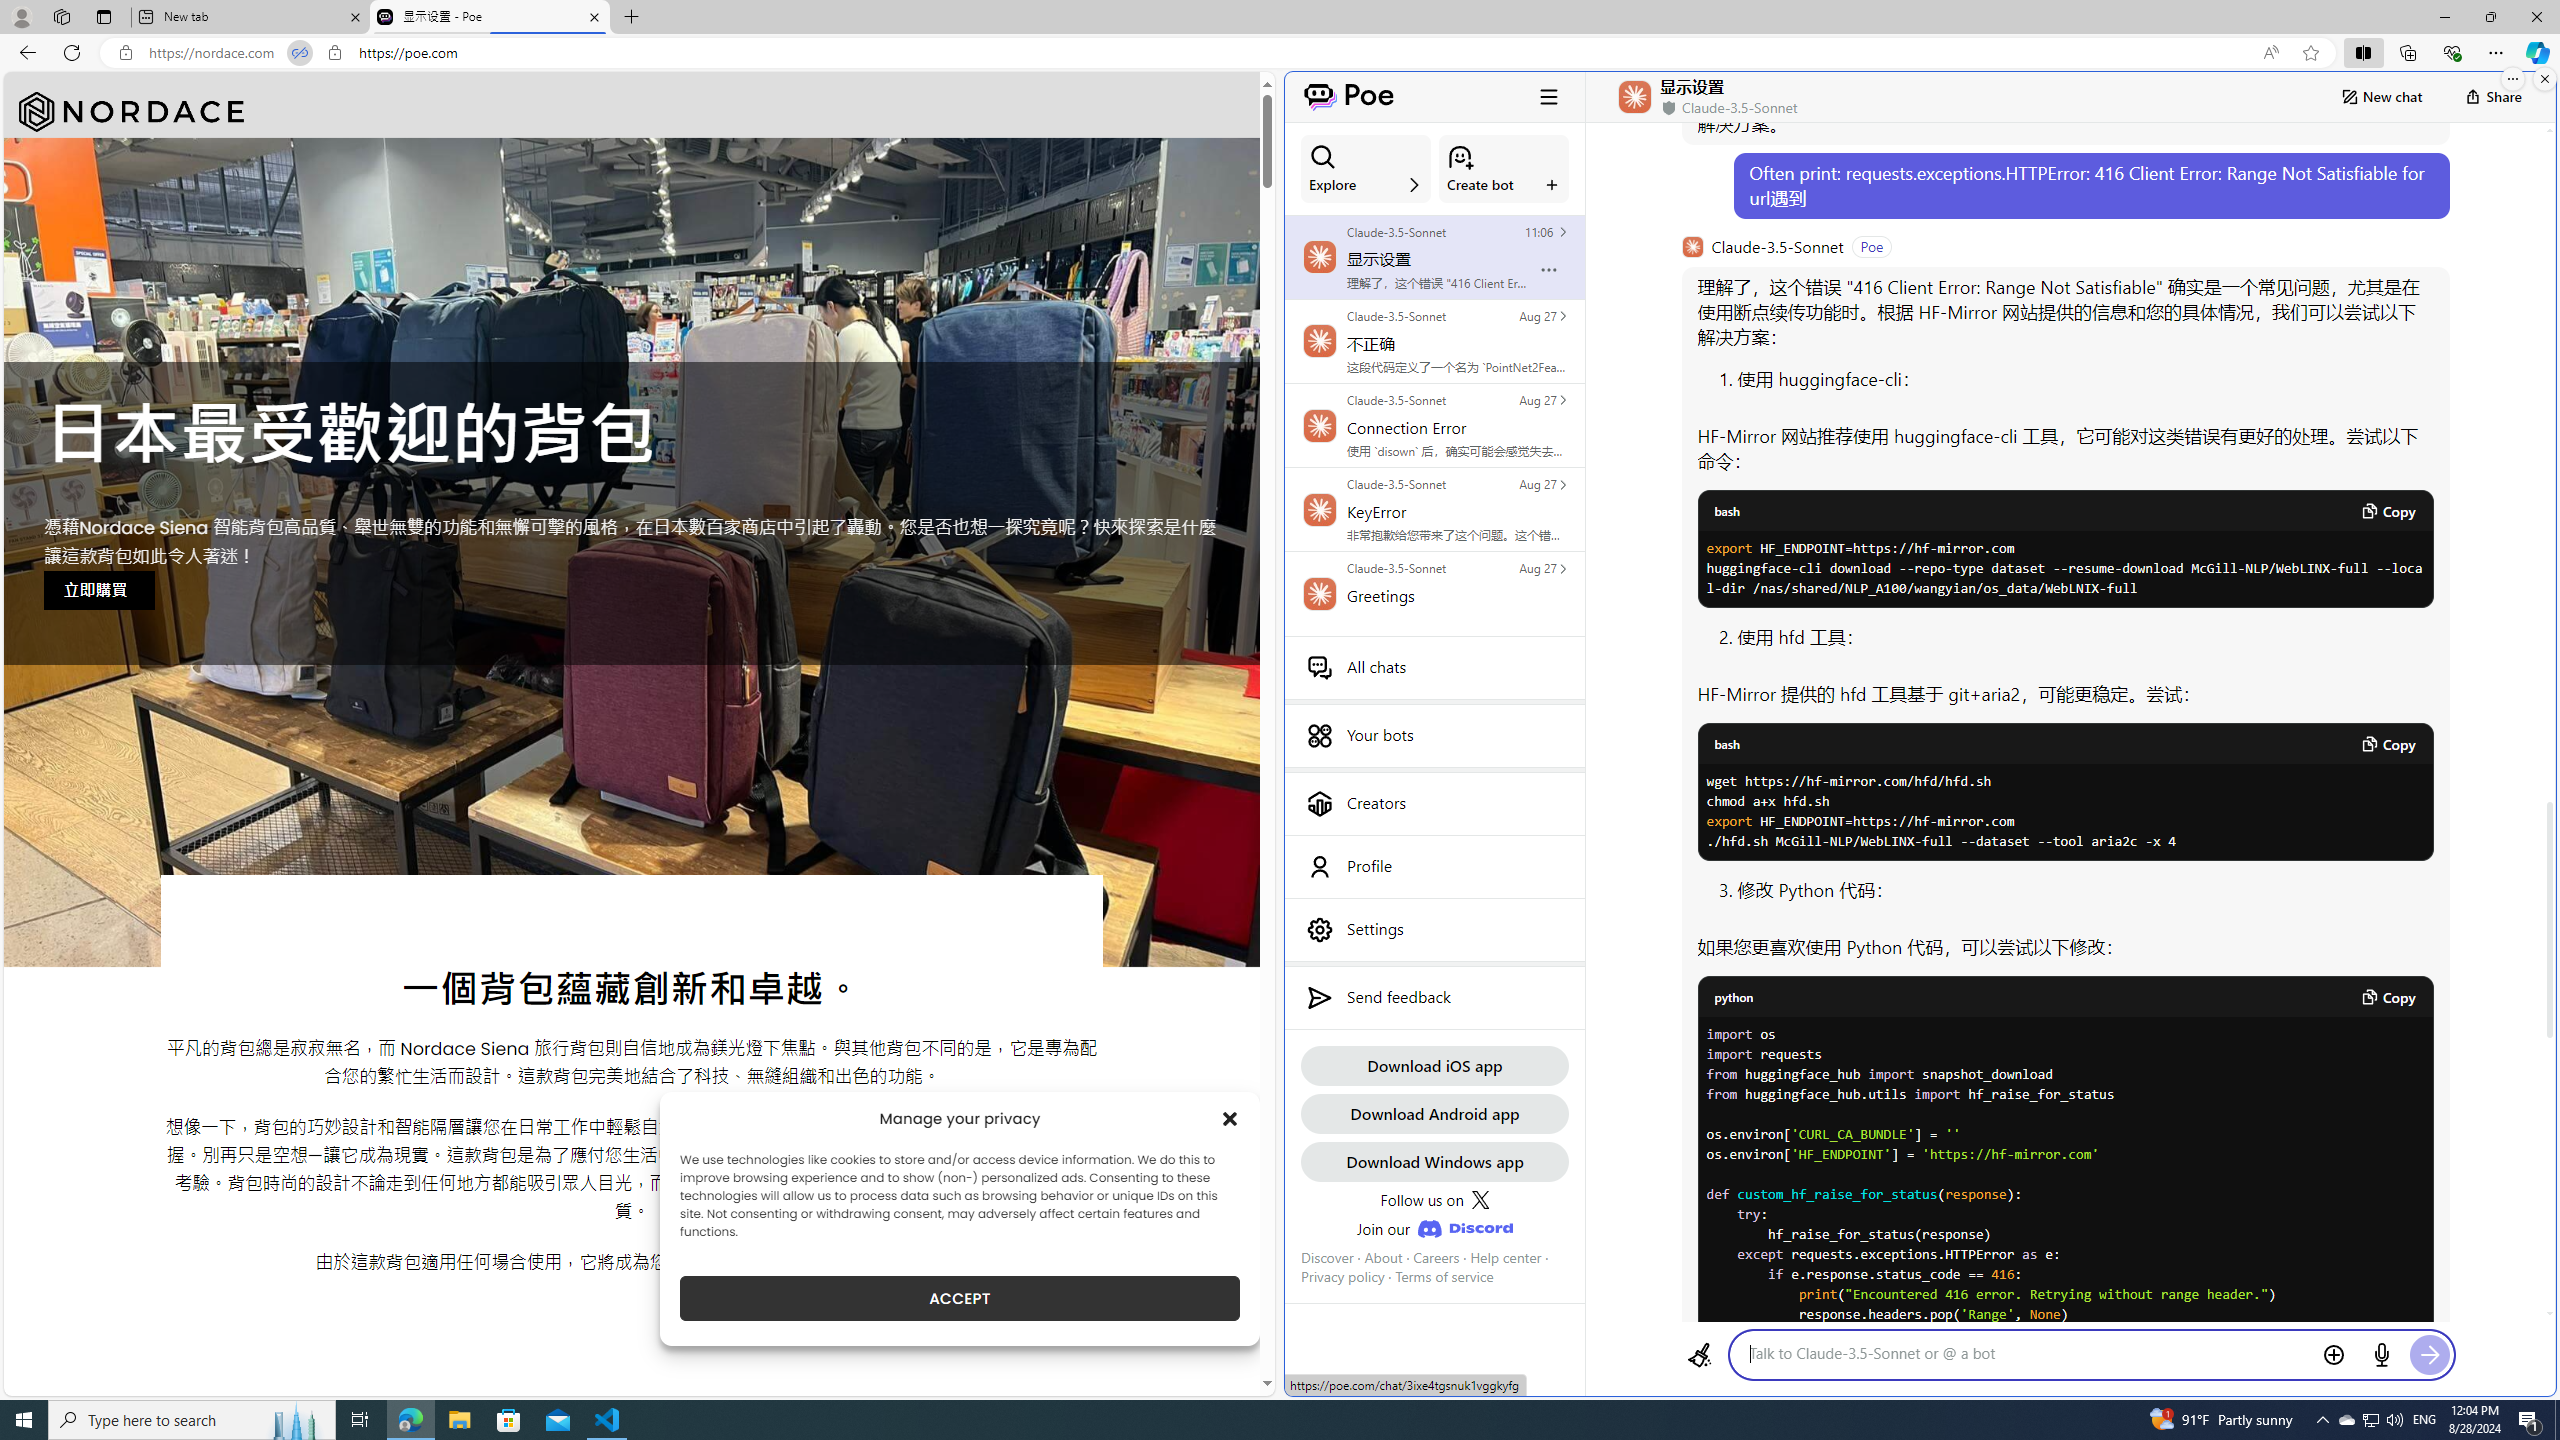 This screenshot has width=2560, height=1440. Describe the element at coordinates (2386, 996) in the screenshot. I see `'Copy'` at that location.